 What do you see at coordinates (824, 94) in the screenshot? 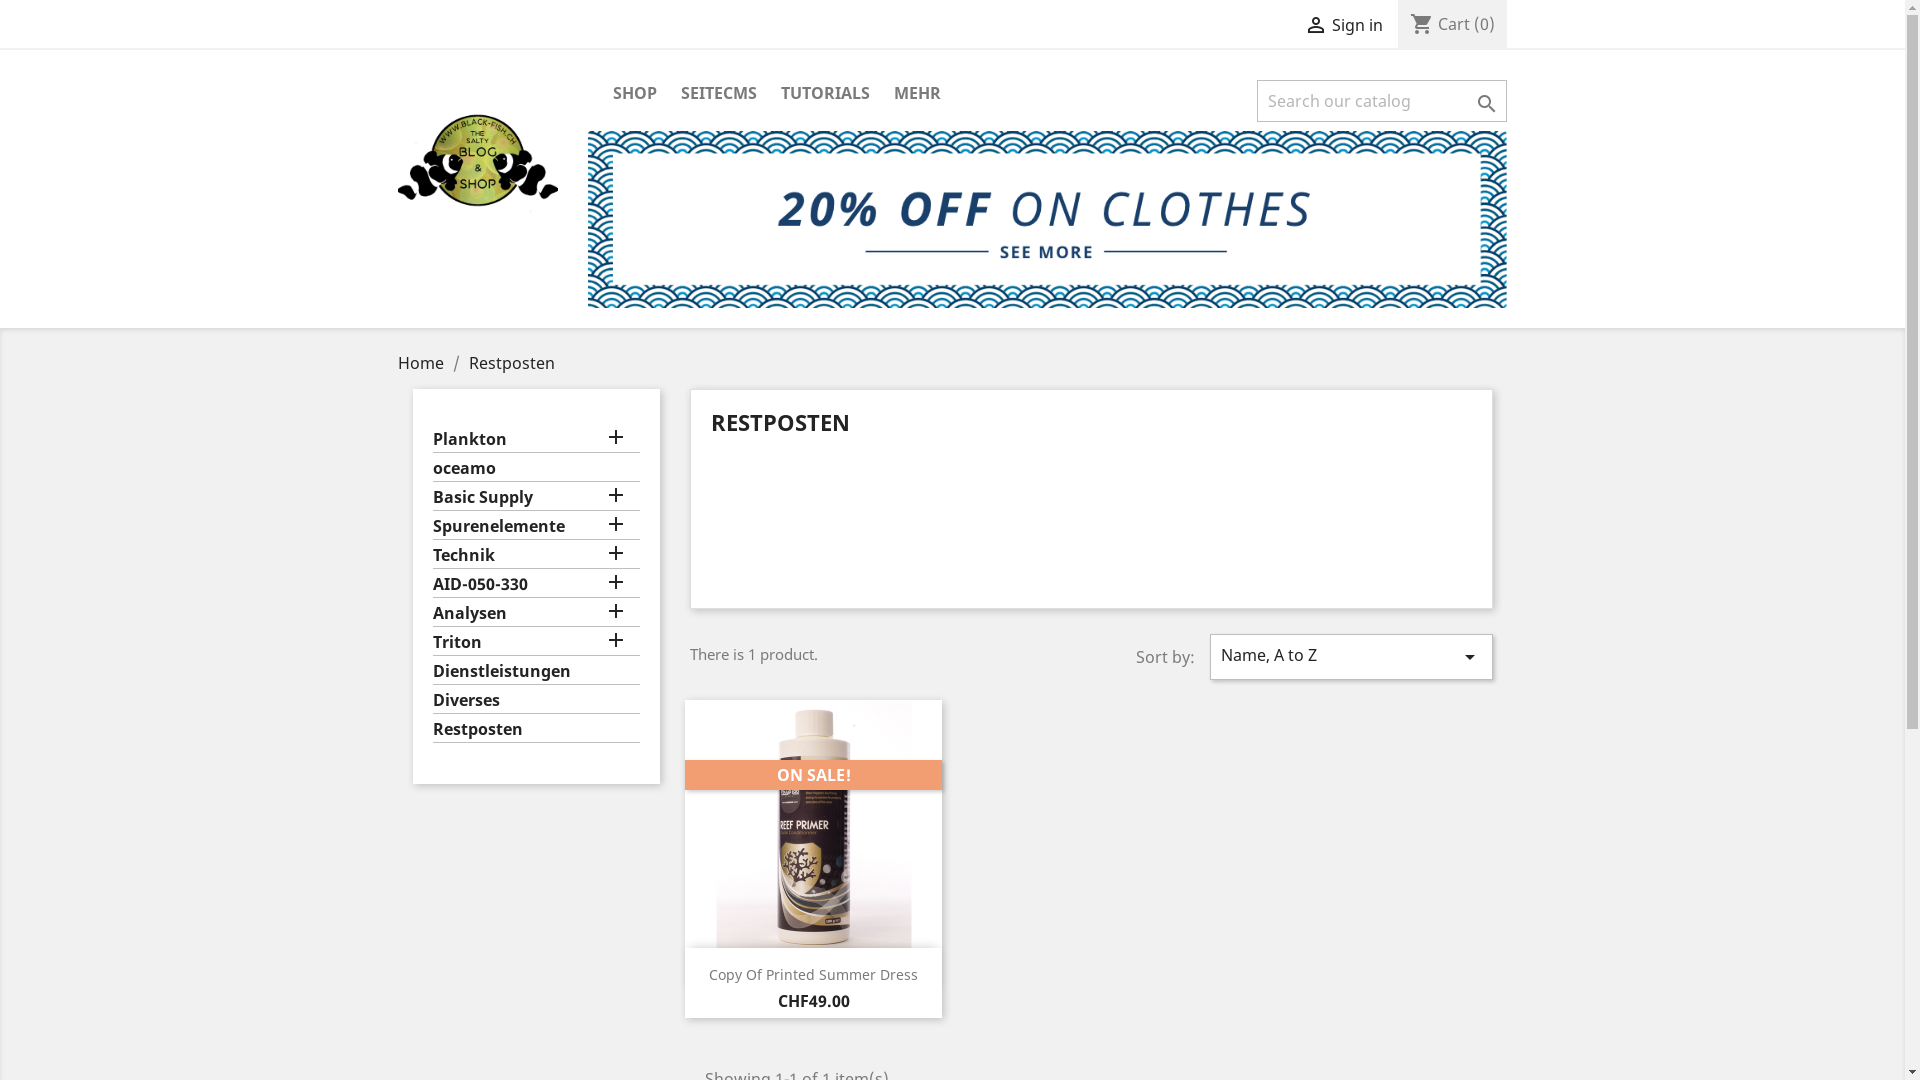
I see `'TUTORIALS'` at bounding box center [824, 94].